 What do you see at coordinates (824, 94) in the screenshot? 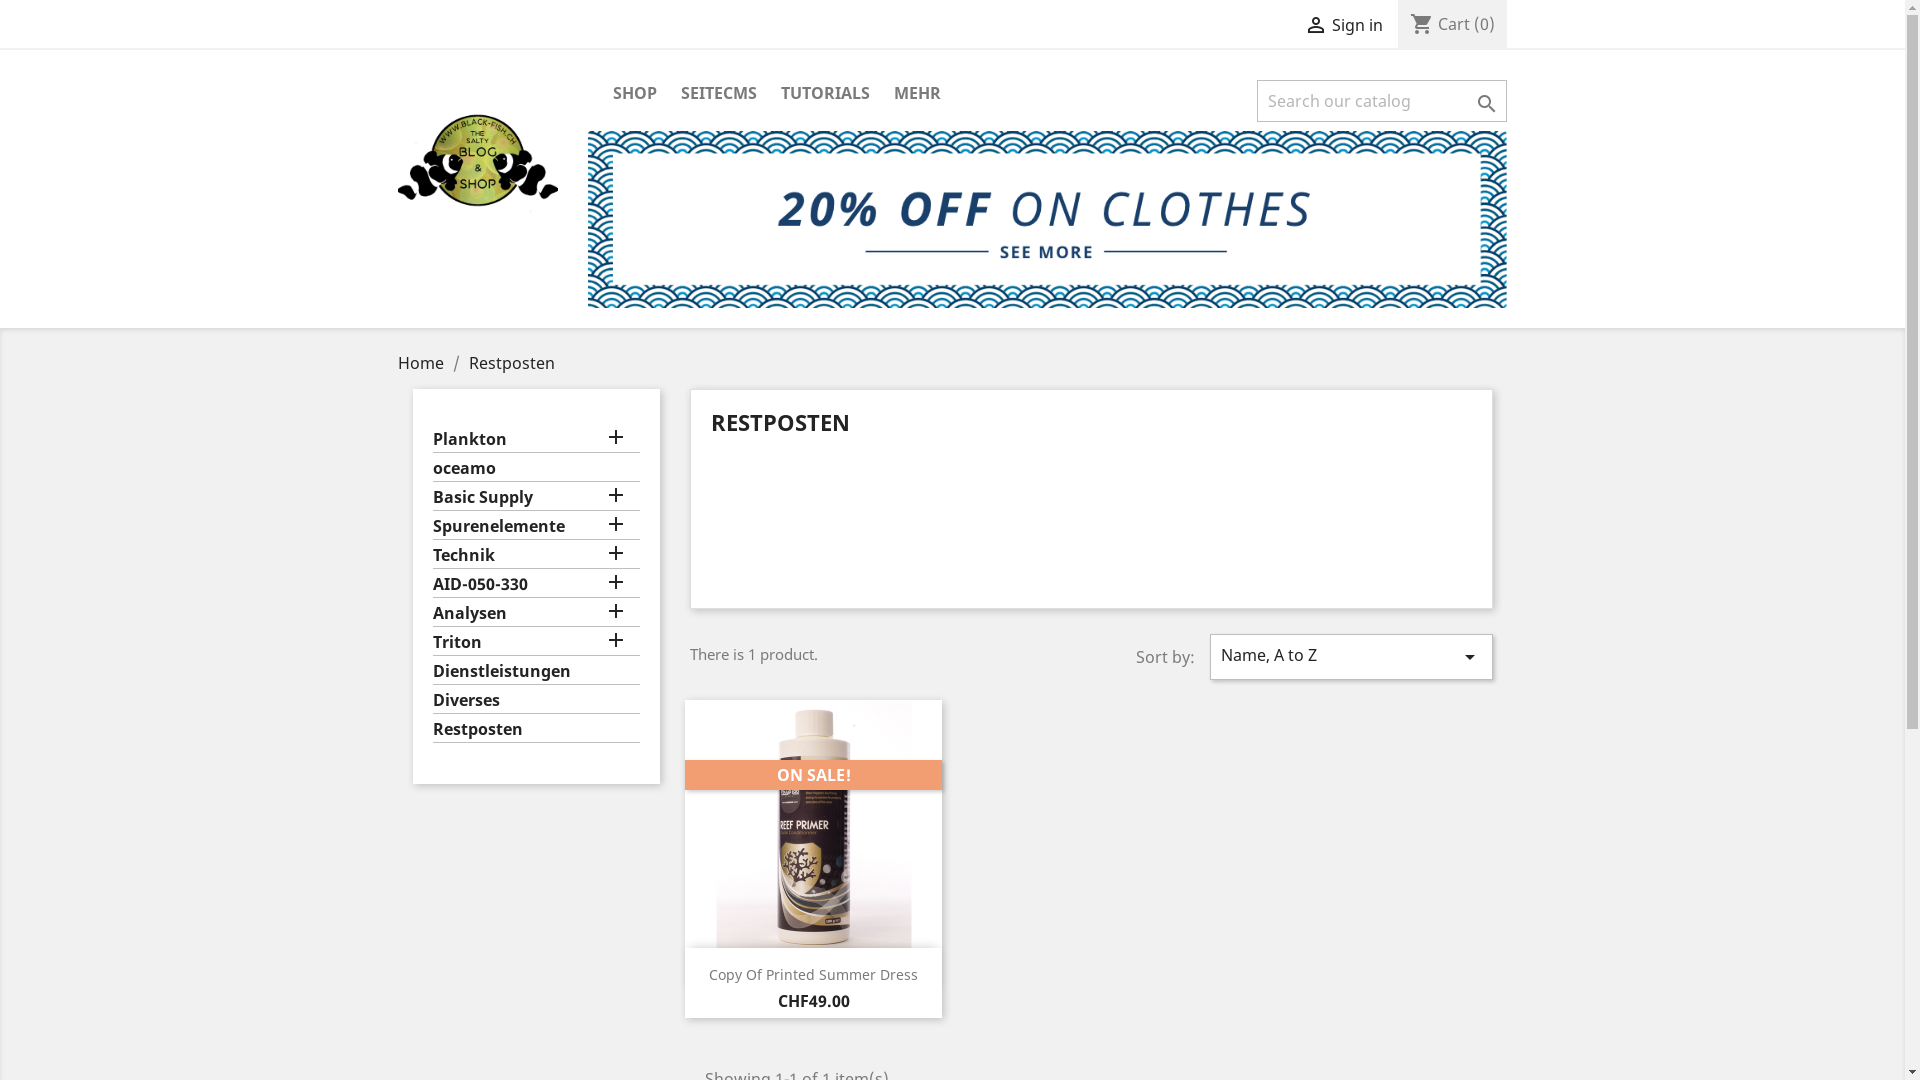
I see `'TUTORIALS'` at bounding box center [824, 94].